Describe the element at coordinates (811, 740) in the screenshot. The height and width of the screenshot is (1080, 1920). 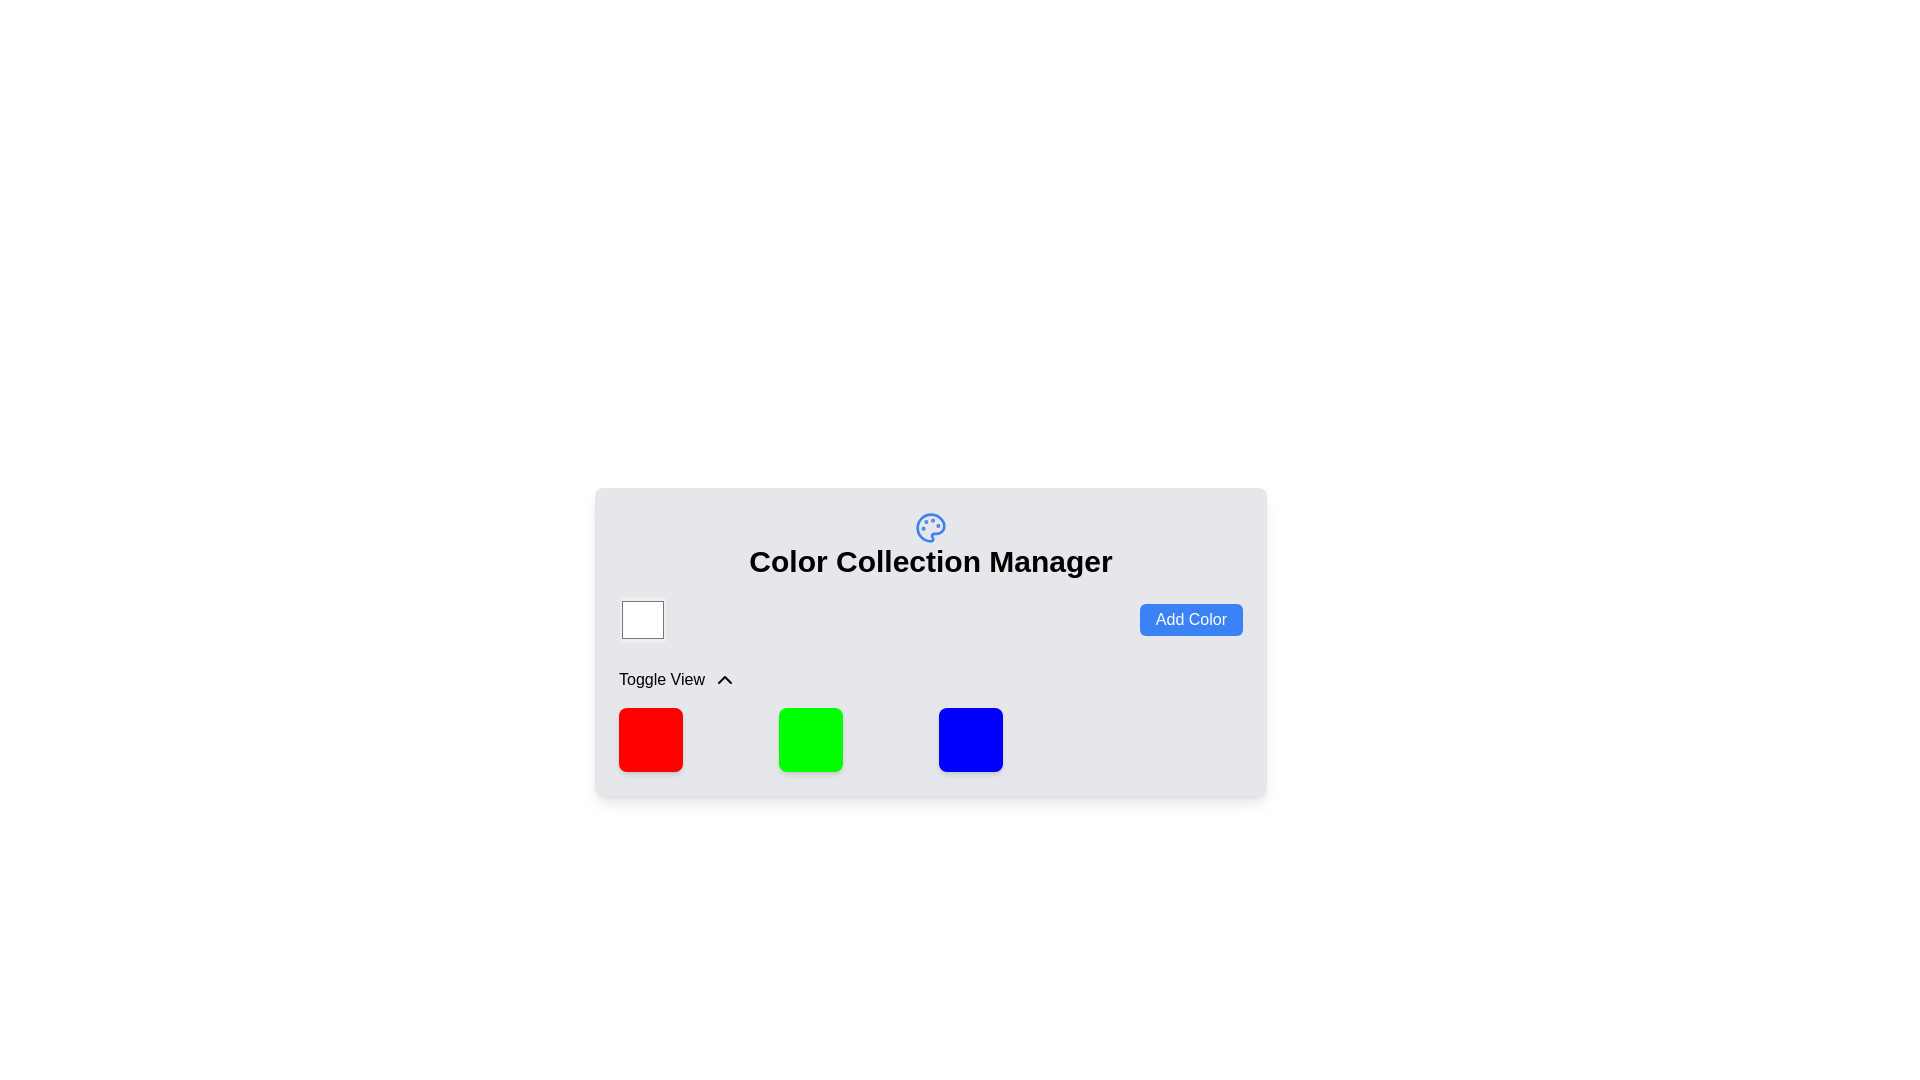
I see `the green color indicator visual block, which represents the color code '#00ff00', located as the second element in a grid layout` at that location.